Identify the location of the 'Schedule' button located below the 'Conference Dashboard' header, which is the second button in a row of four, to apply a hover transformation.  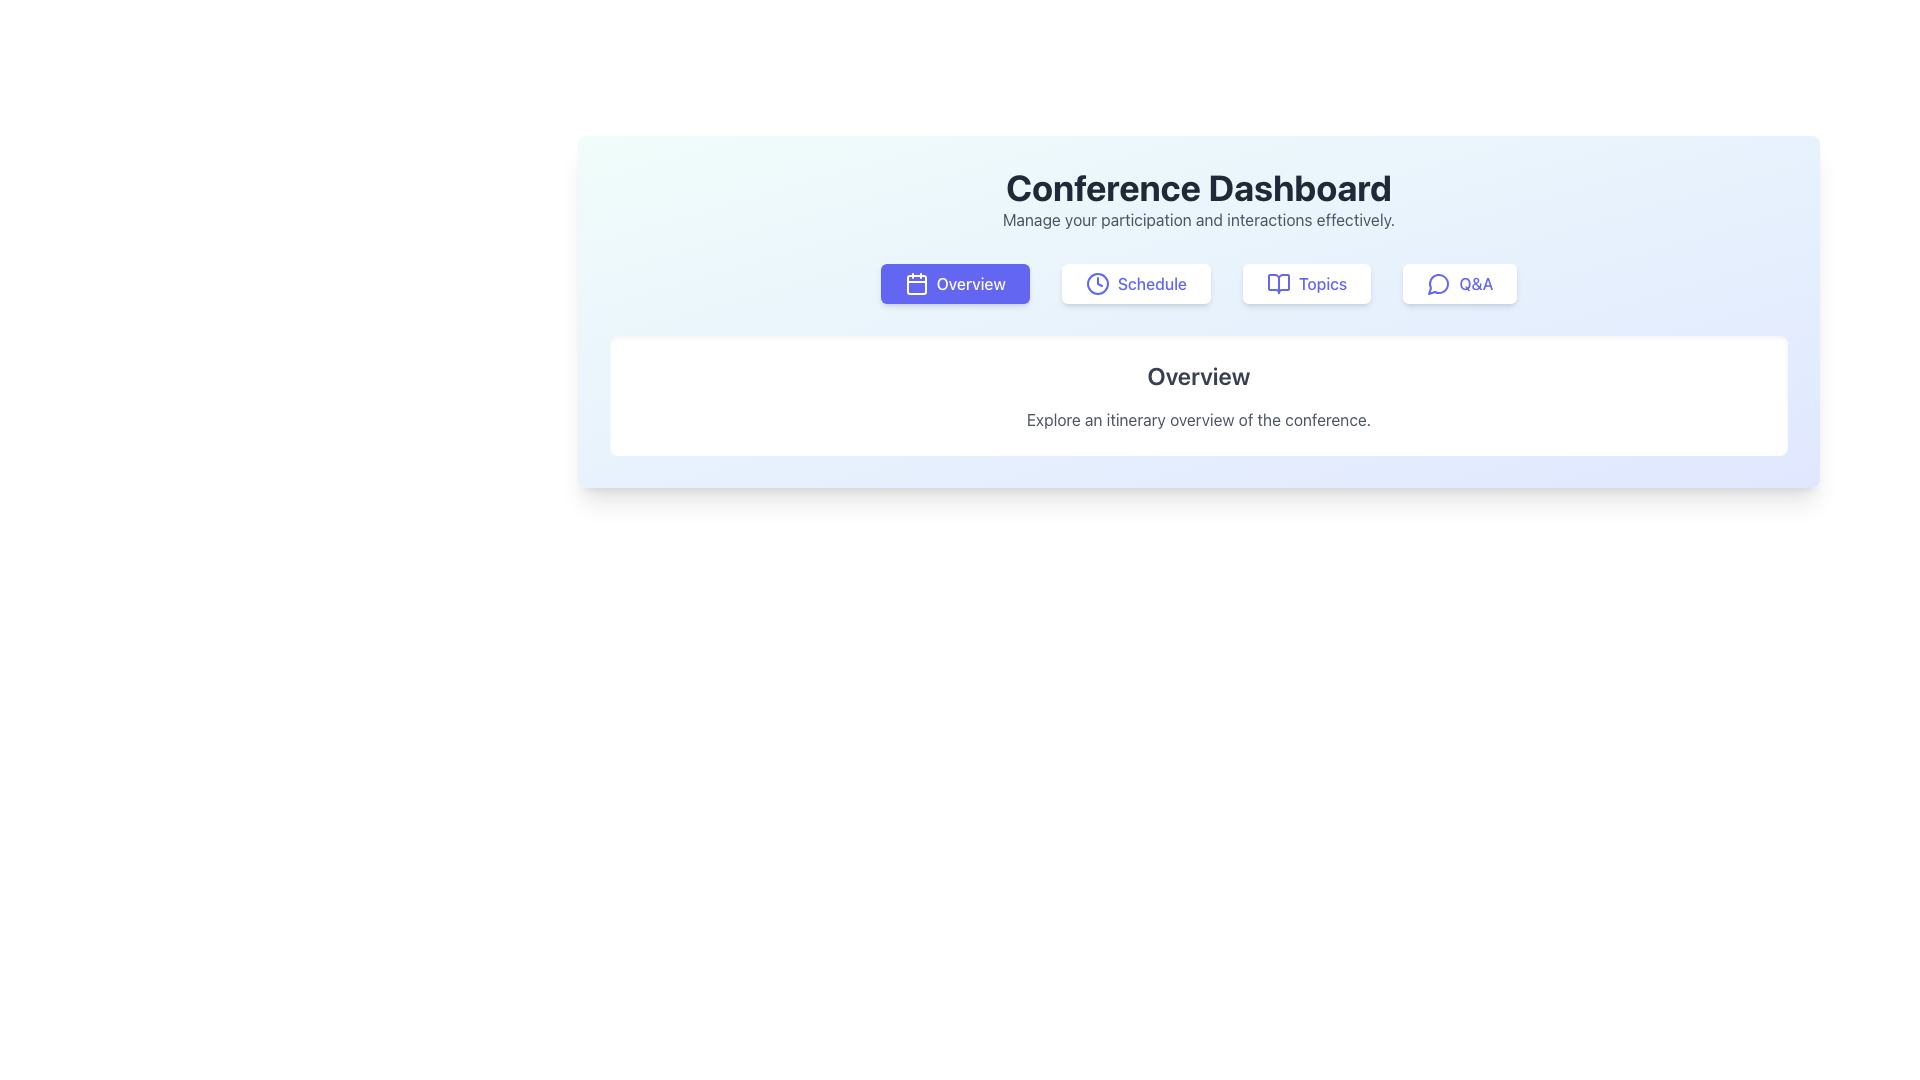
(1136, 284).